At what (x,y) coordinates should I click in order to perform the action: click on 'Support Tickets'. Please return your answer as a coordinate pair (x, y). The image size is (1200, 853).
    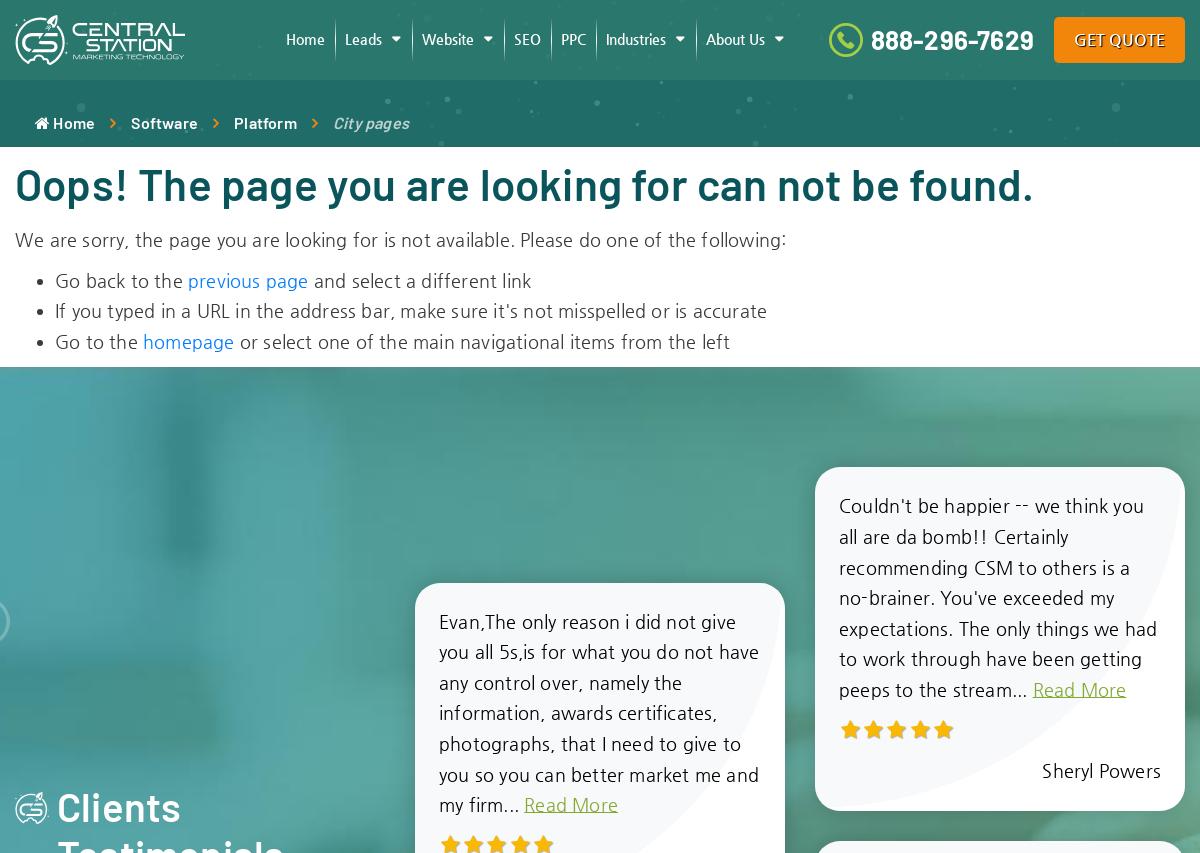
    Looking at the image, I should click on (479, 246).